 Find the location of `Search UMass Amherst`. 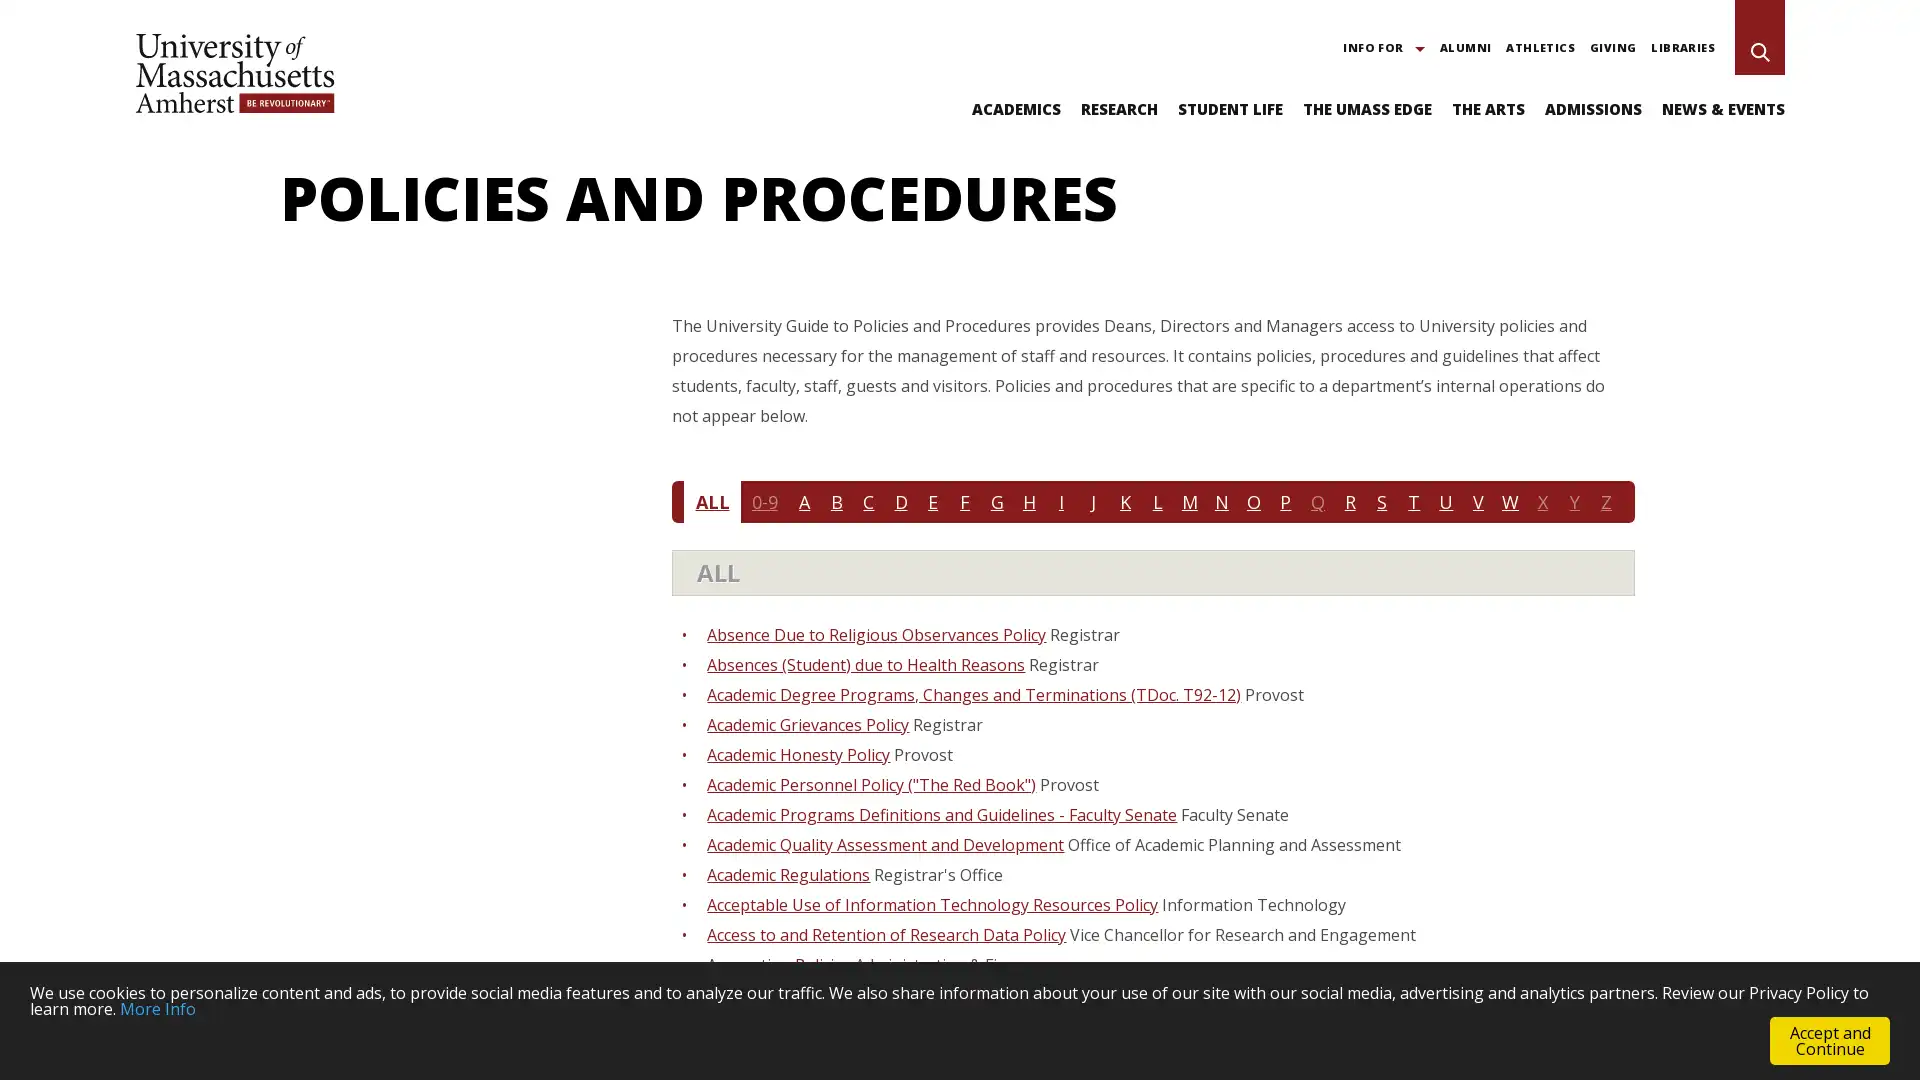

Search UMass Amherst is located at coordinates (1760, 53).